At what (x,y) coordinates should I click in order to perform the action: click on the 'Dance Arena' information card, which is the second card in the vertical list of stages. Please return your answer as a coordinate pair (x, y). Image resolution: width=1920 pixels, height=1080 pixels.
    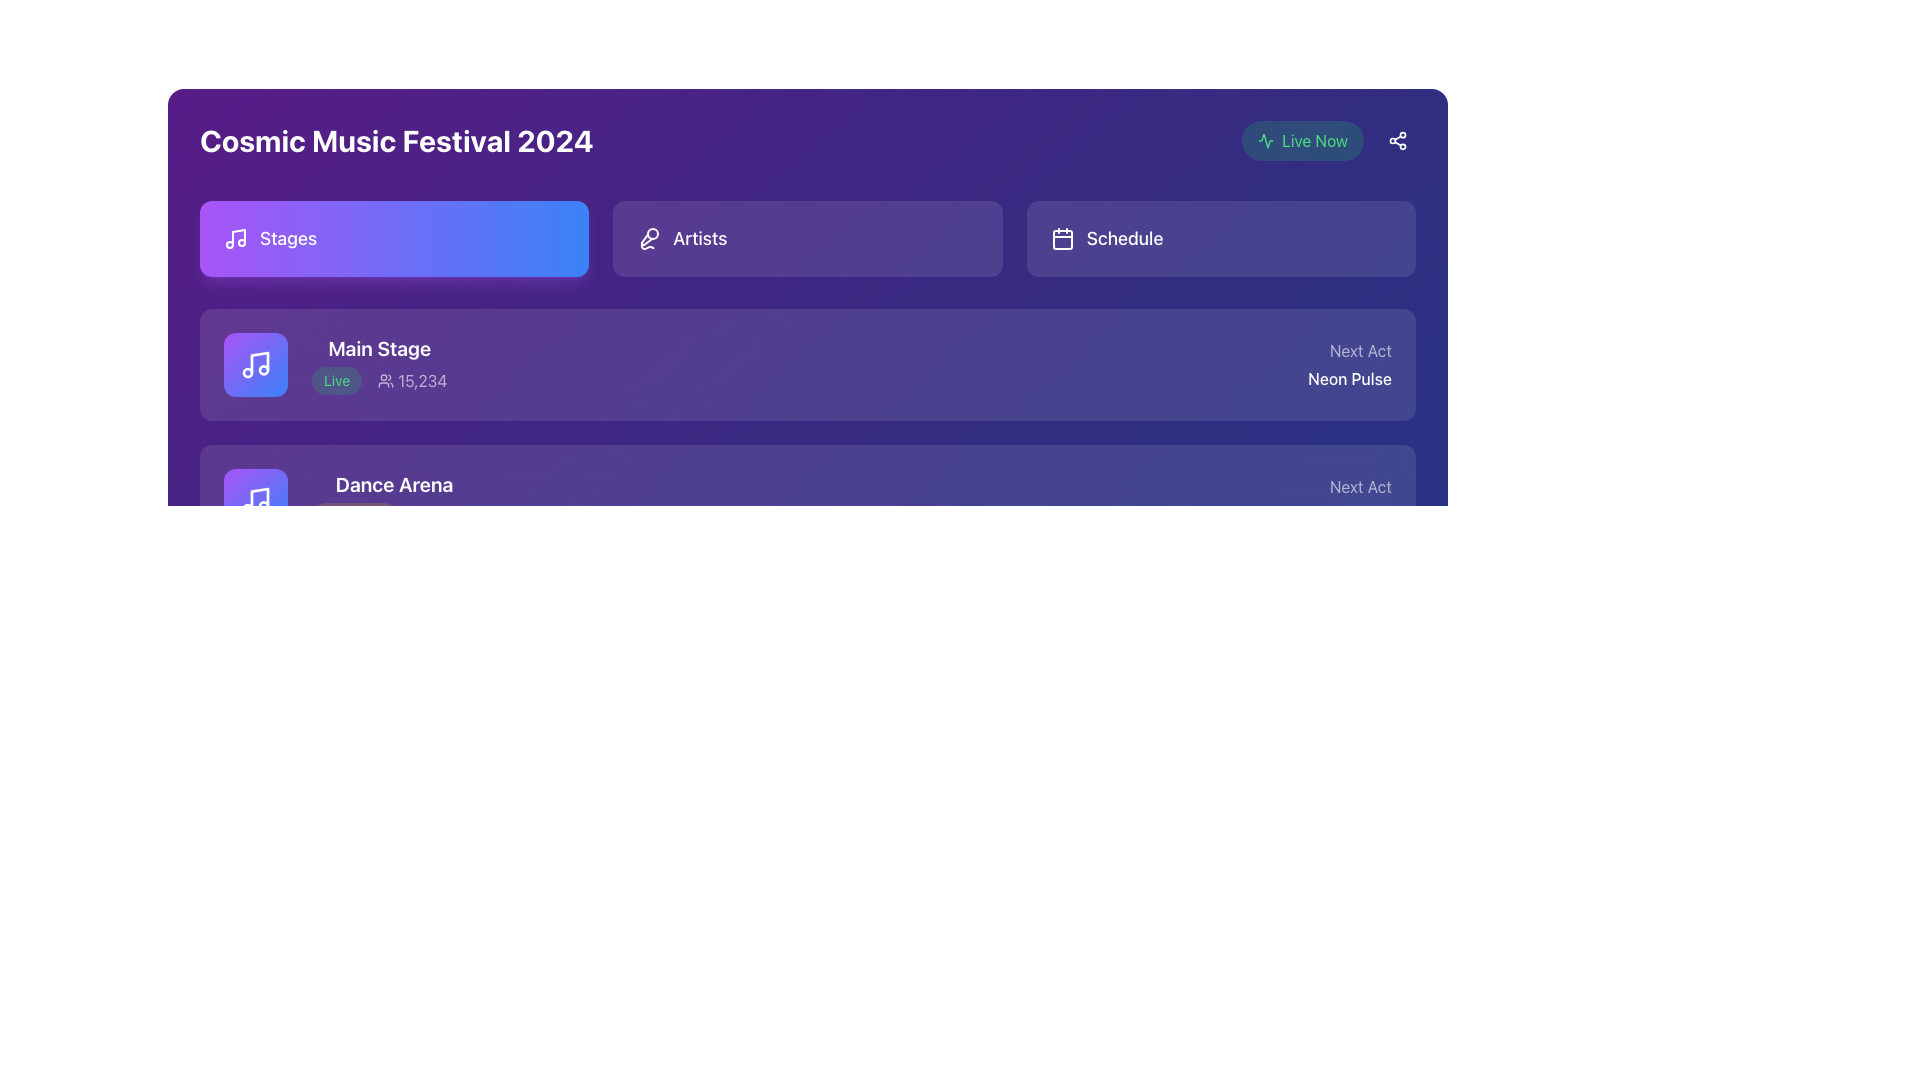
    Looking at the image, I should click on (350, 500).